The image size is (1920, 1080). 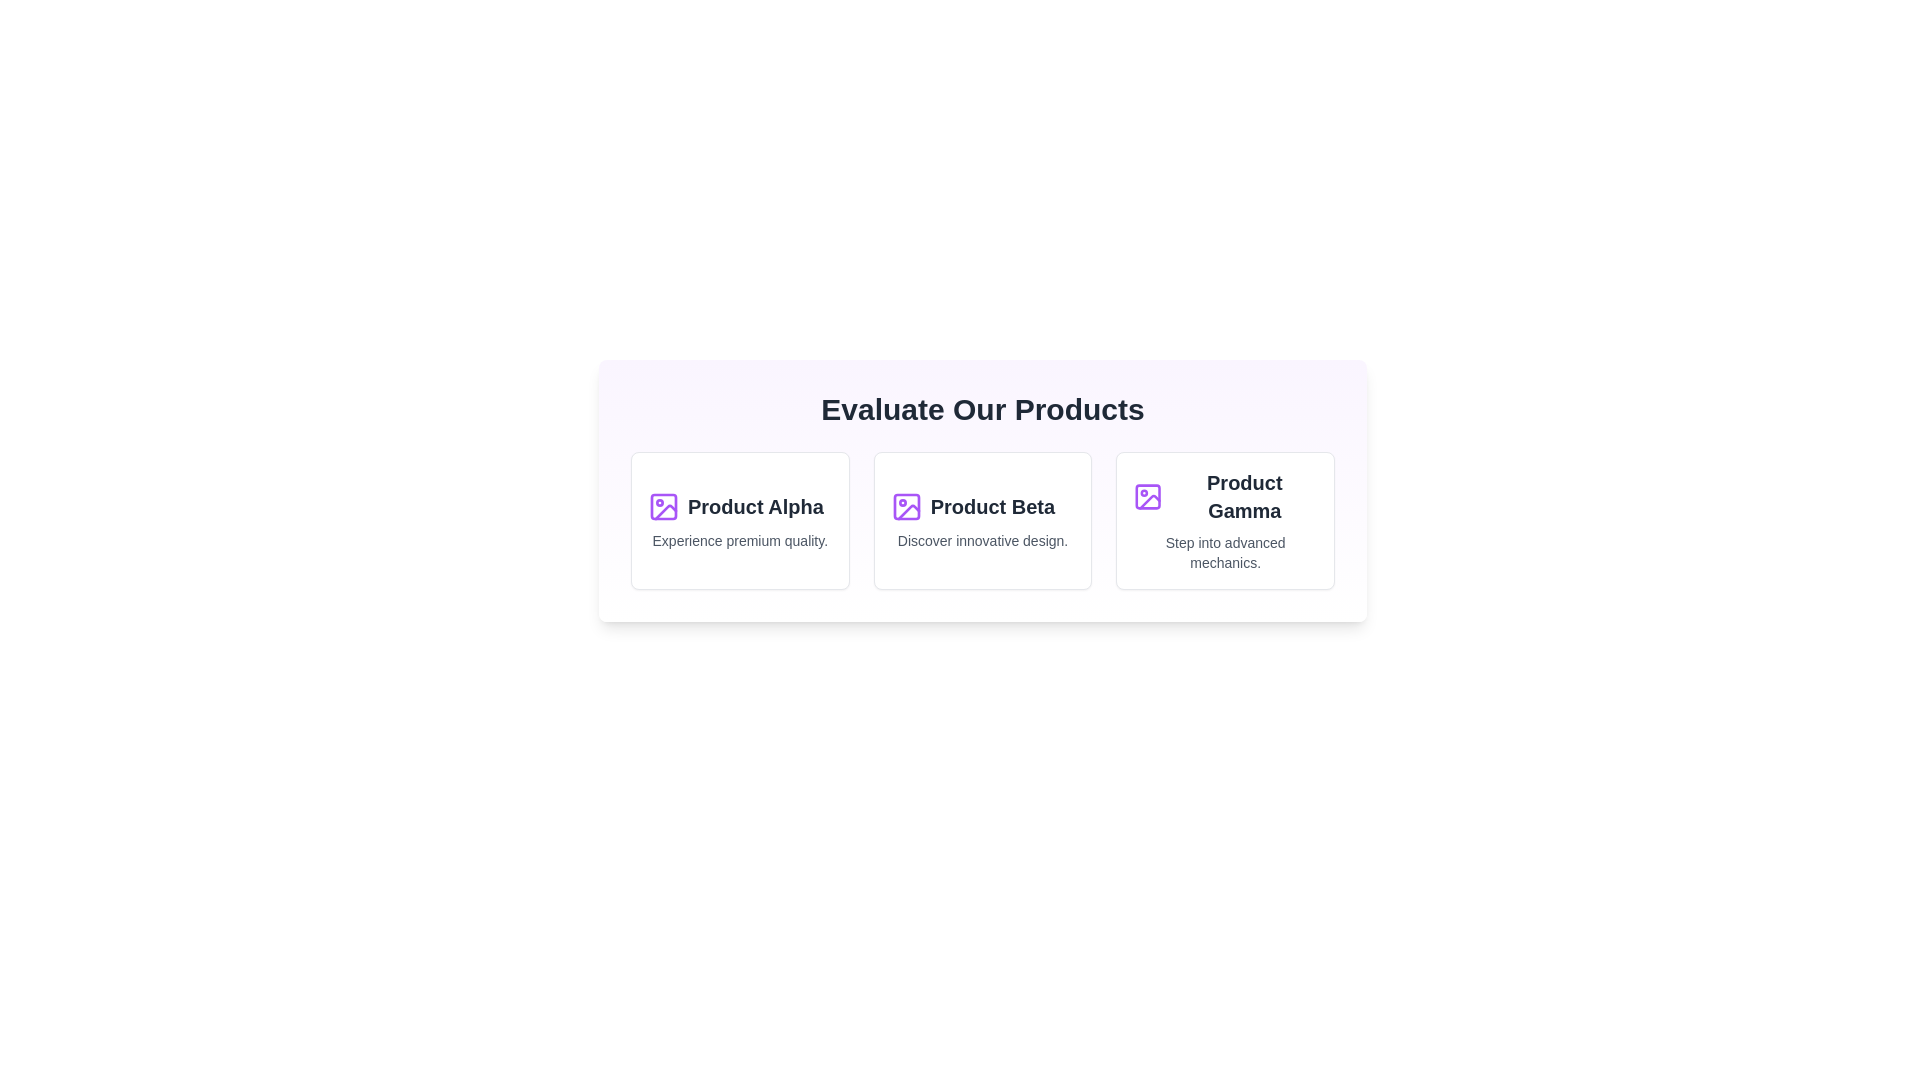 What do you see at coordinates (983, 519) in the screenshot?
I see `the second card in the series, which provides information about 'Product Beta'` at bounding box center [983, 519].